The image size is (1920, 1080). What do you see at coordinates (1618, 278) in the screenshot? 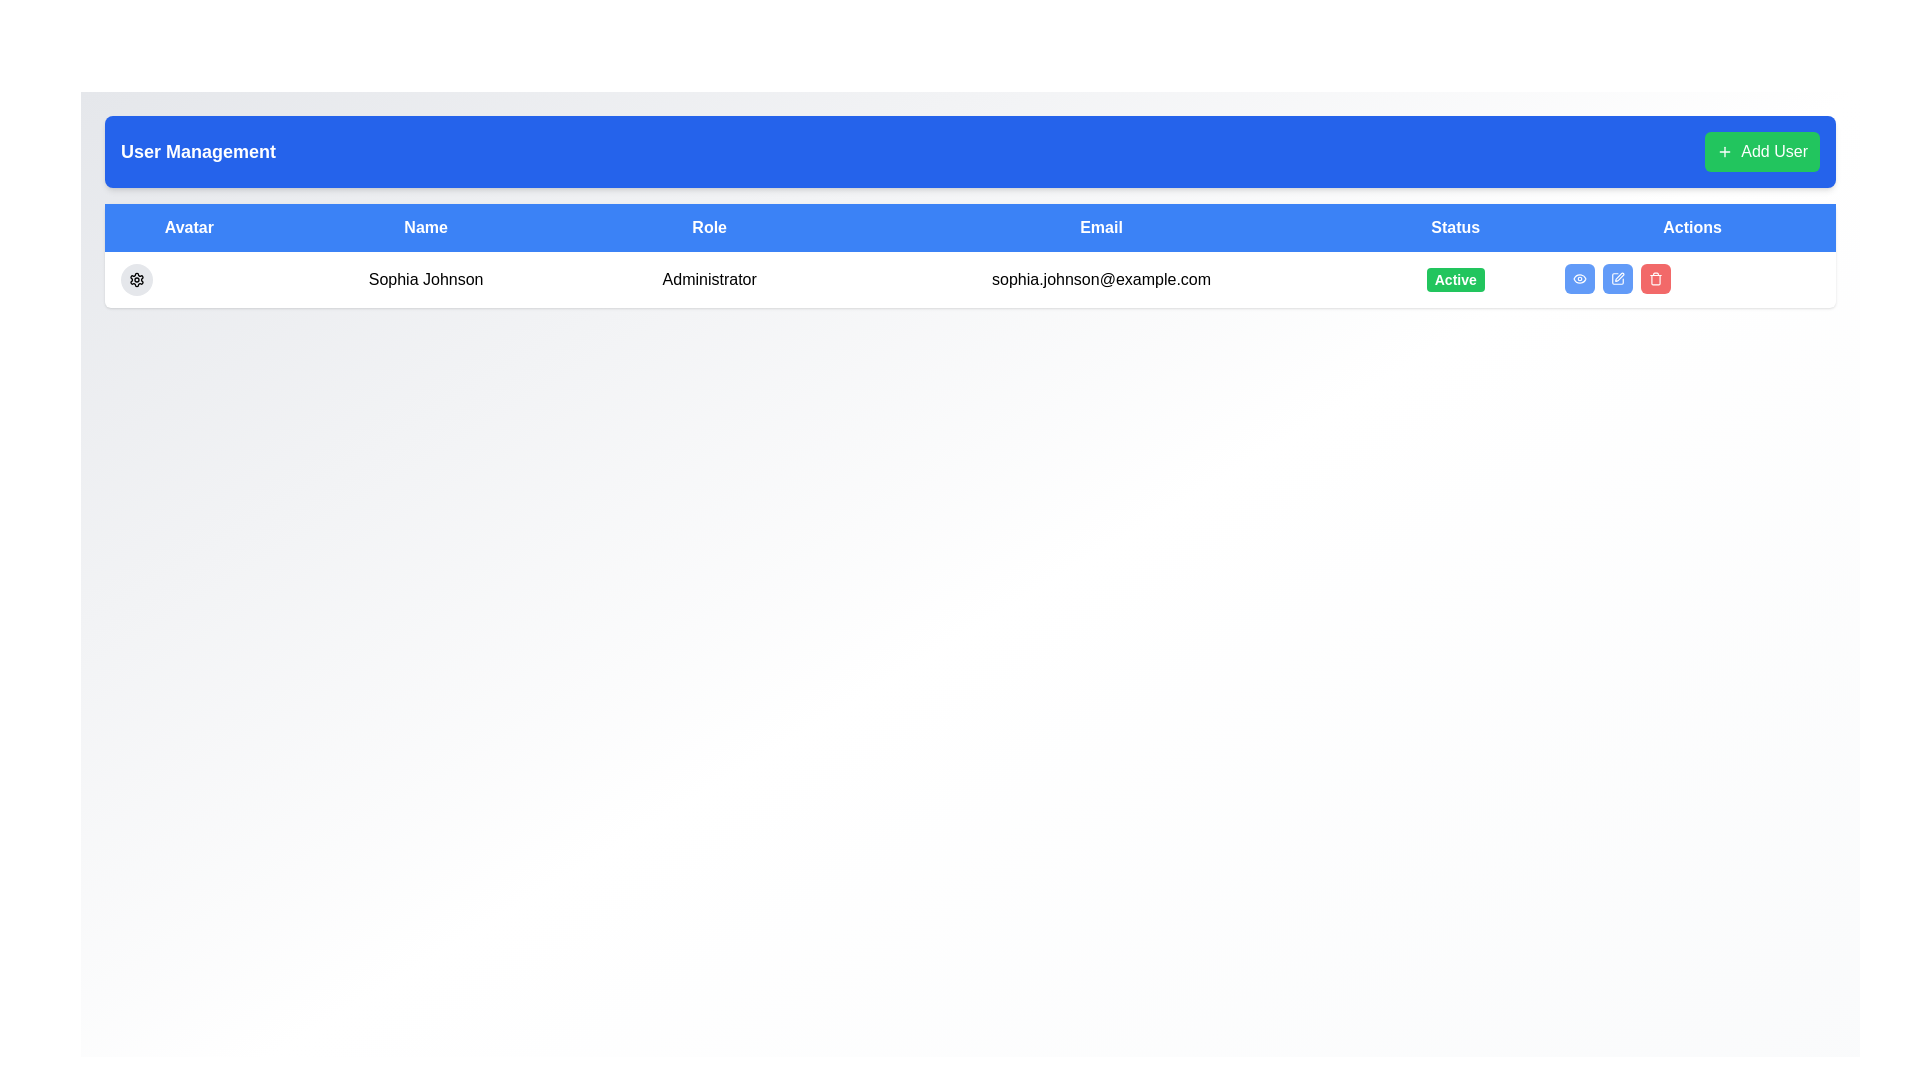
I see `the blue button with a white pen icon located in the 'Actions' column of the user management table to initiate an action` at bounding box center [1618, 278].